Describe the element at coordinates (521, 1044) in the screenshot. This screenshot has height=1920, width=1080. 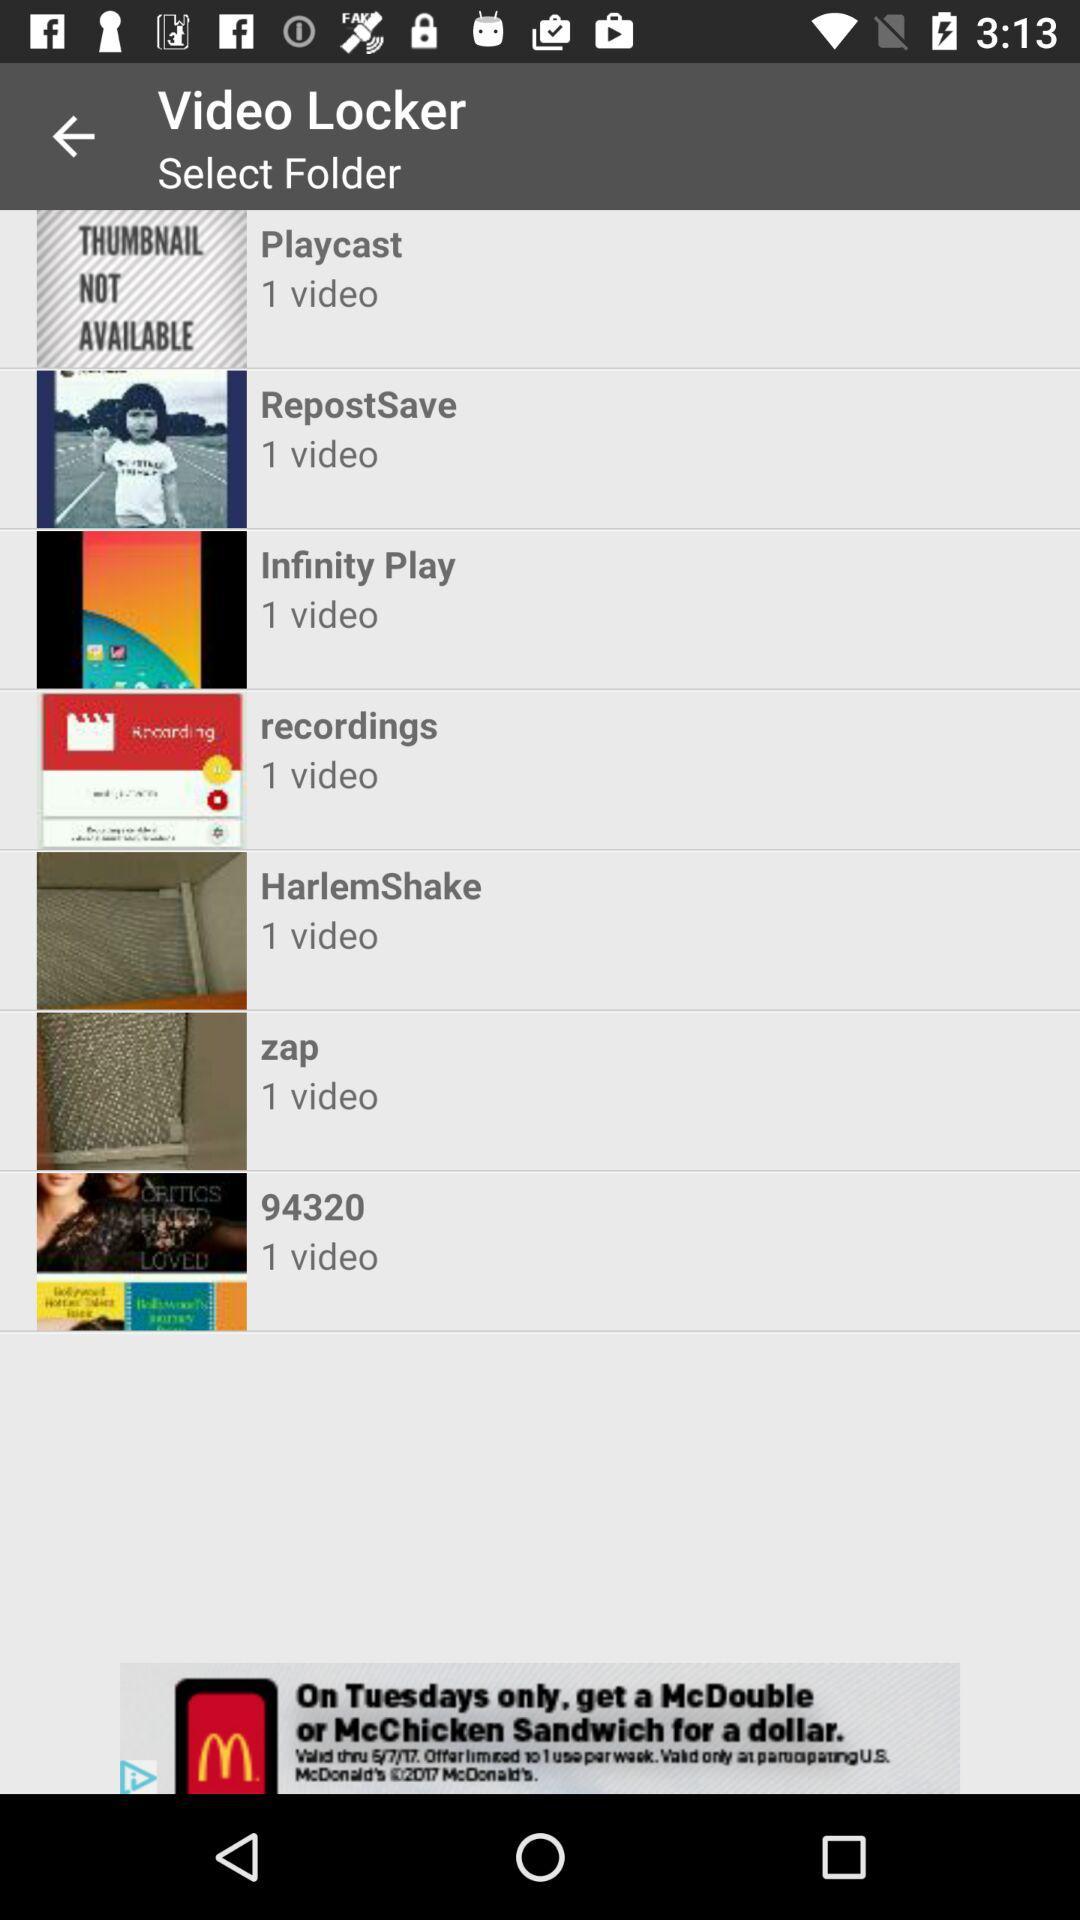
I see `the item below the 1 video icon` at that location.